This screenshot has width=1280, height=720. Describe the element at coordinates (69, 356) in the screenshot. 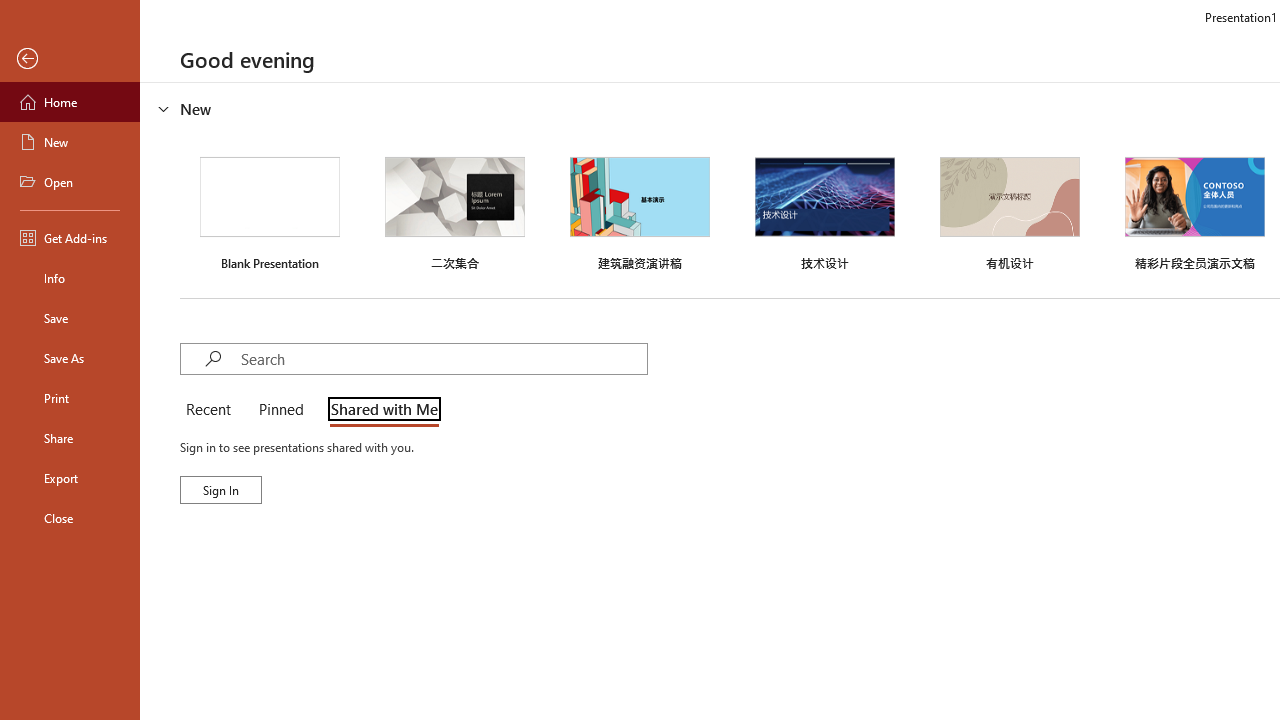

I see `'Save As'` at that location.